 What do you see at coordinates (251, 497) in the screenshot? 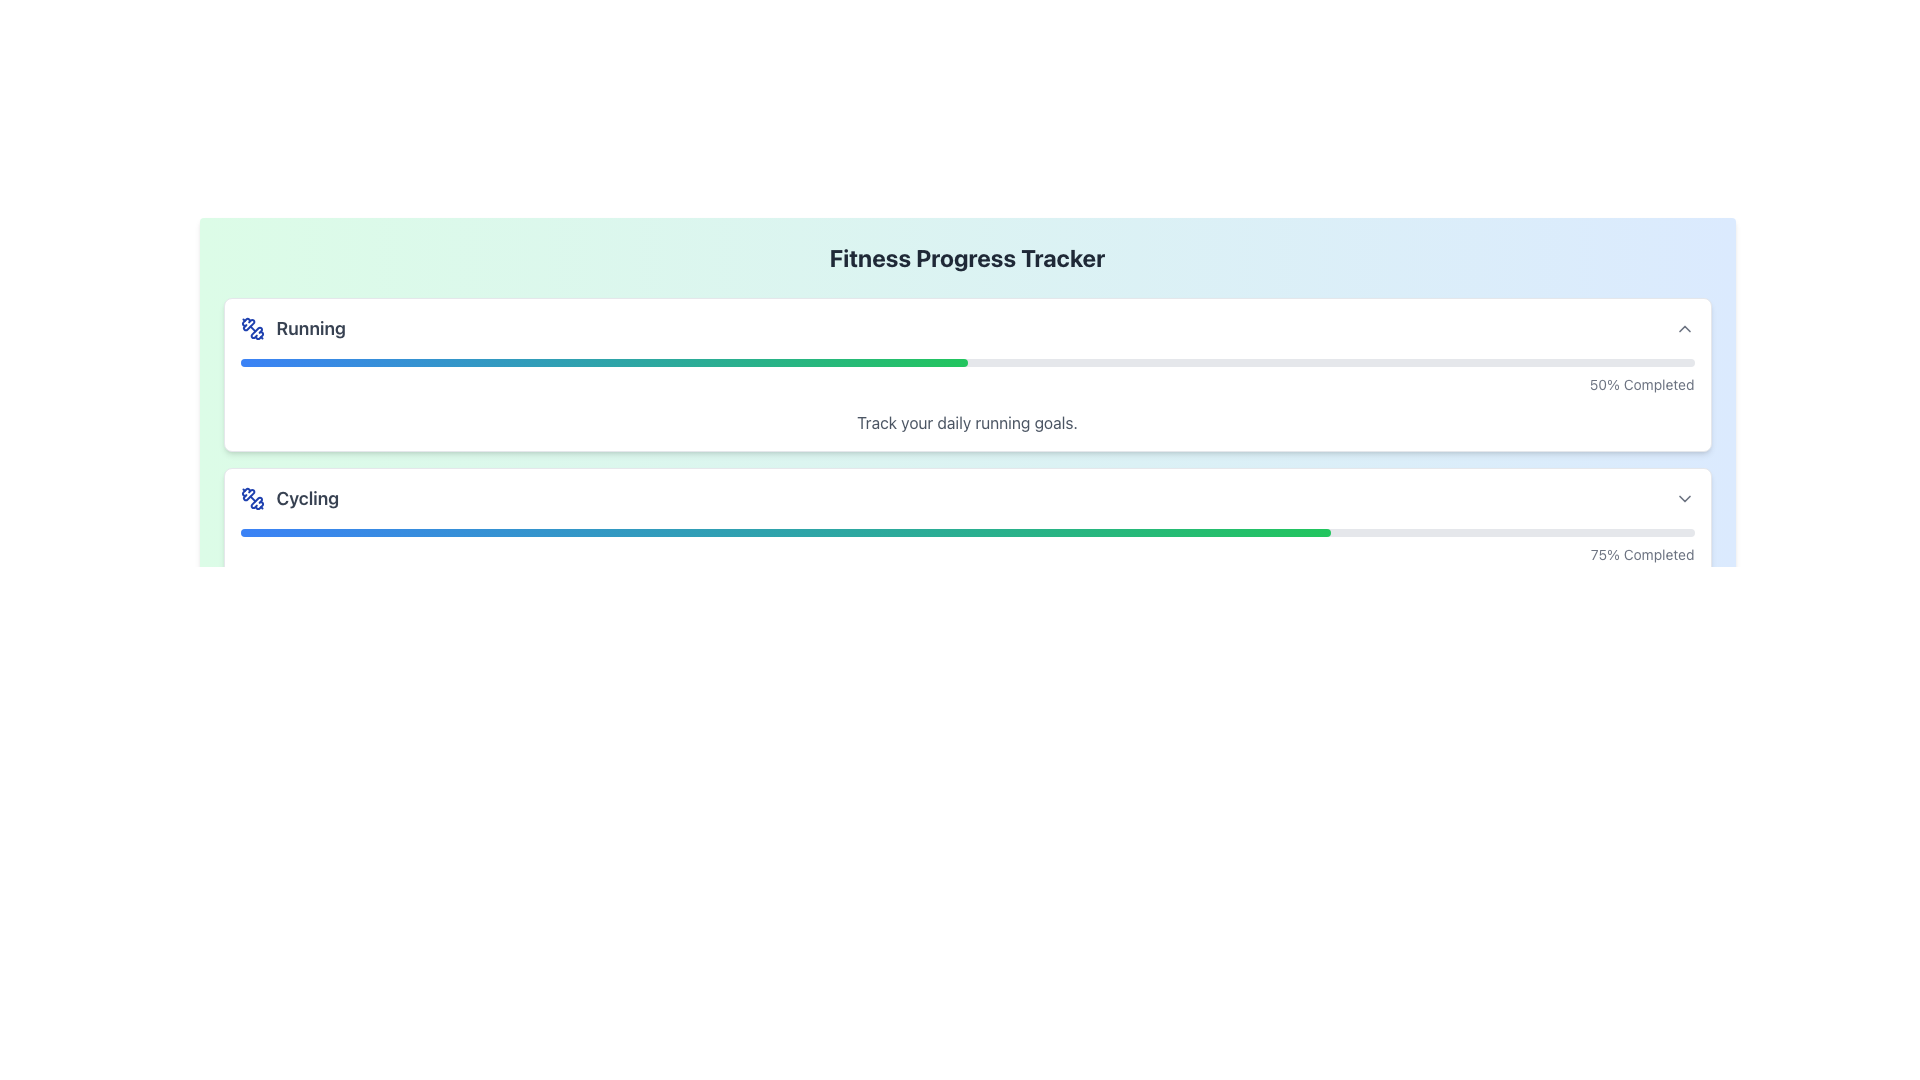
I see `the blue dumbbell icon located to the left of the text 'Cycling' in the progress tracker interface` at bounding box center [251, 497].